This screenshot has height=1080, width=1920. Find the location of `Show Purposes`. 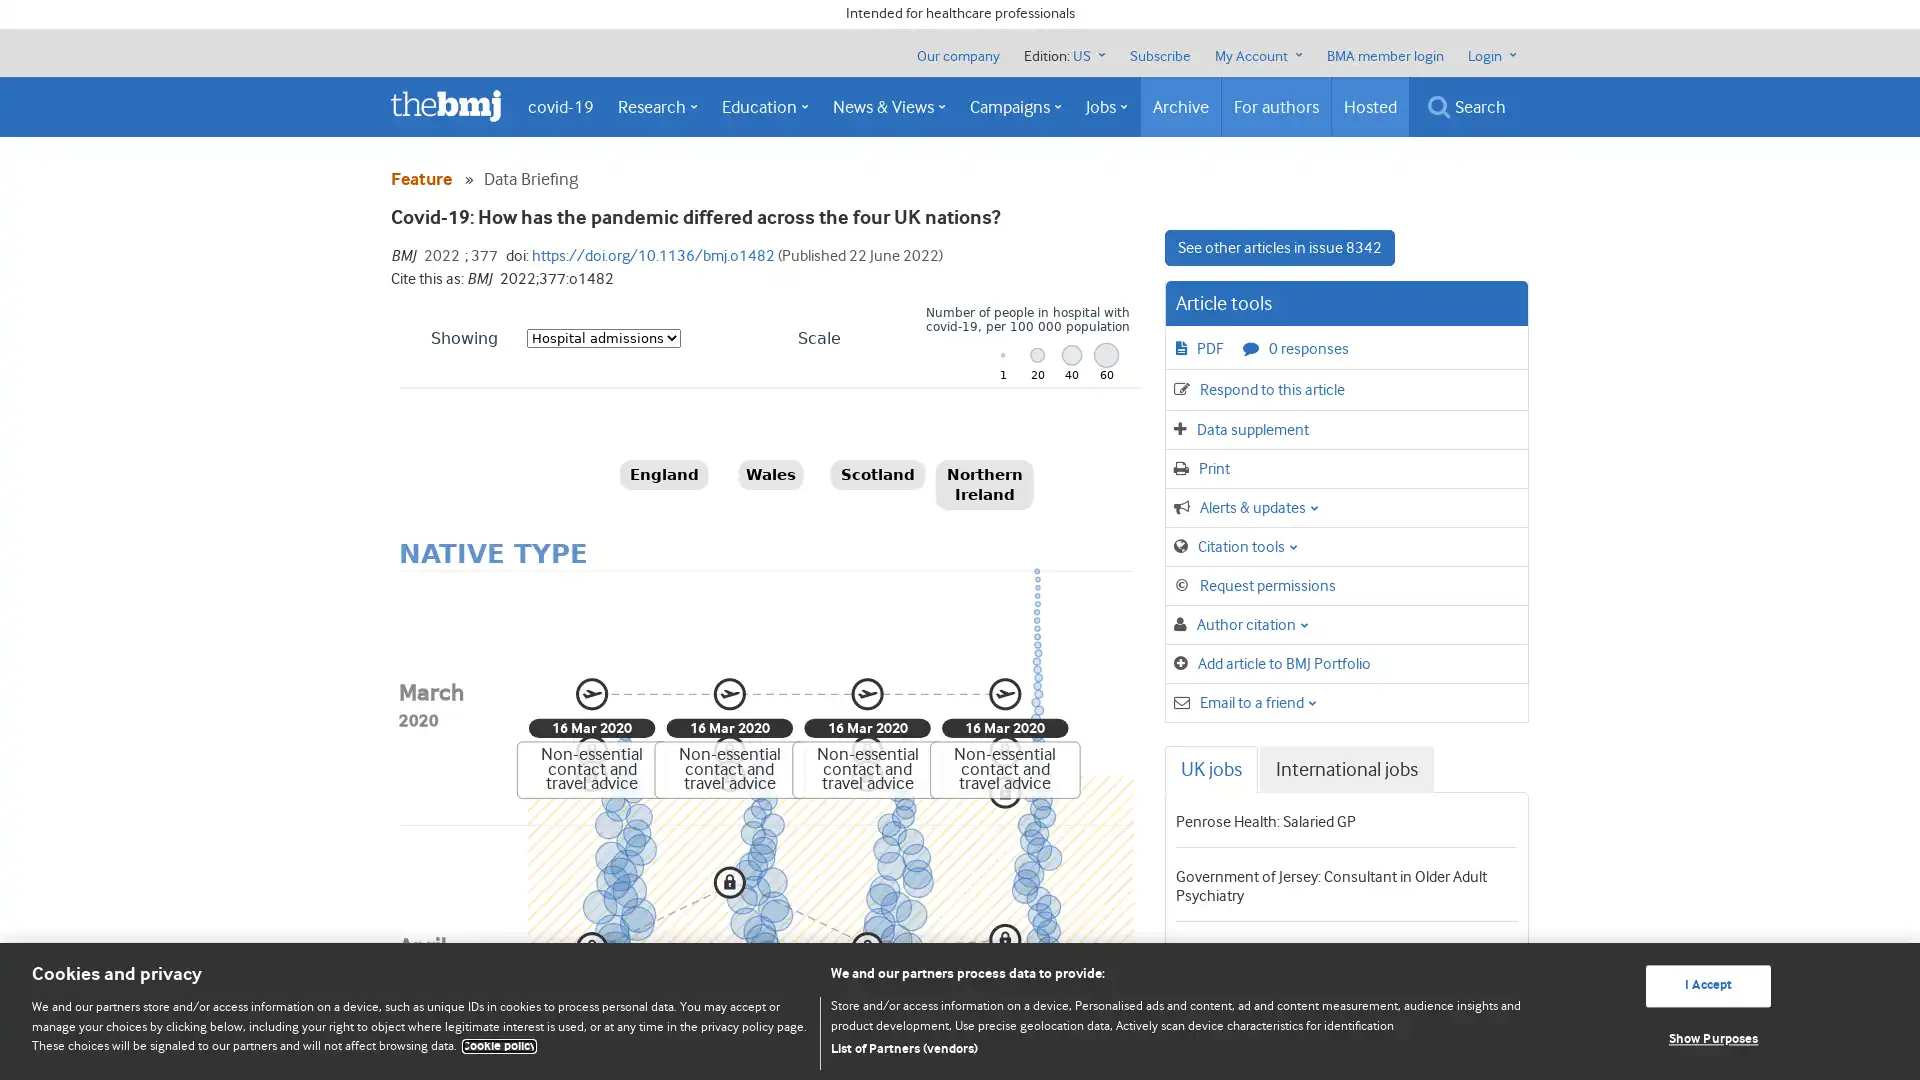

Show Purposes is located at coordinates (1707, 1038).